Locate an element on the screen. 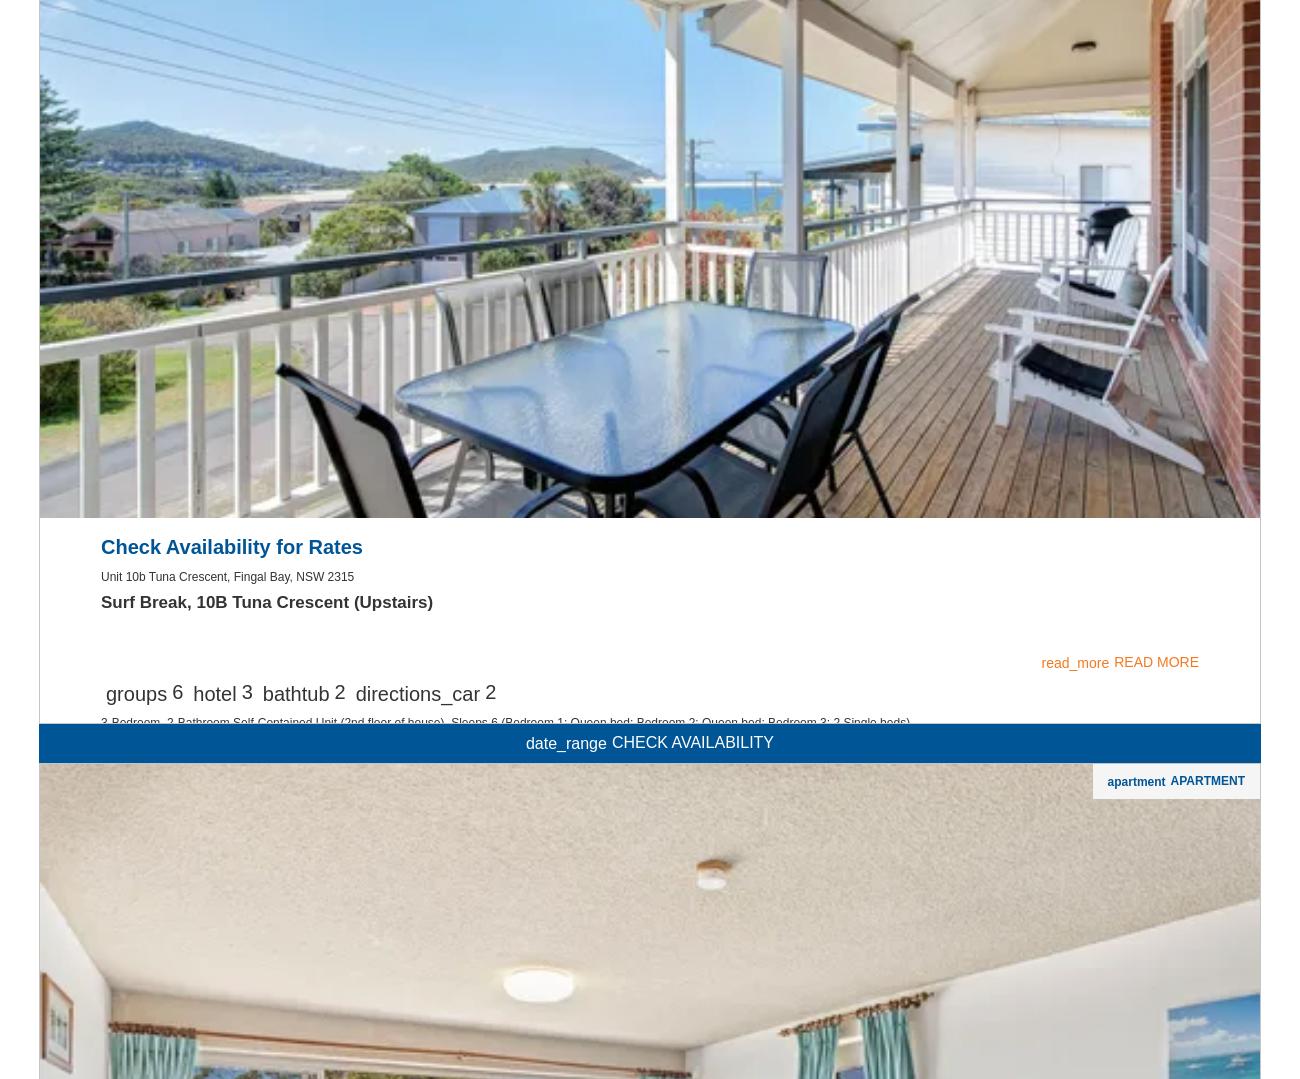 This screenshot has width=1300, height=1079. 'smoke_free' is located at coordinates (649, 131).